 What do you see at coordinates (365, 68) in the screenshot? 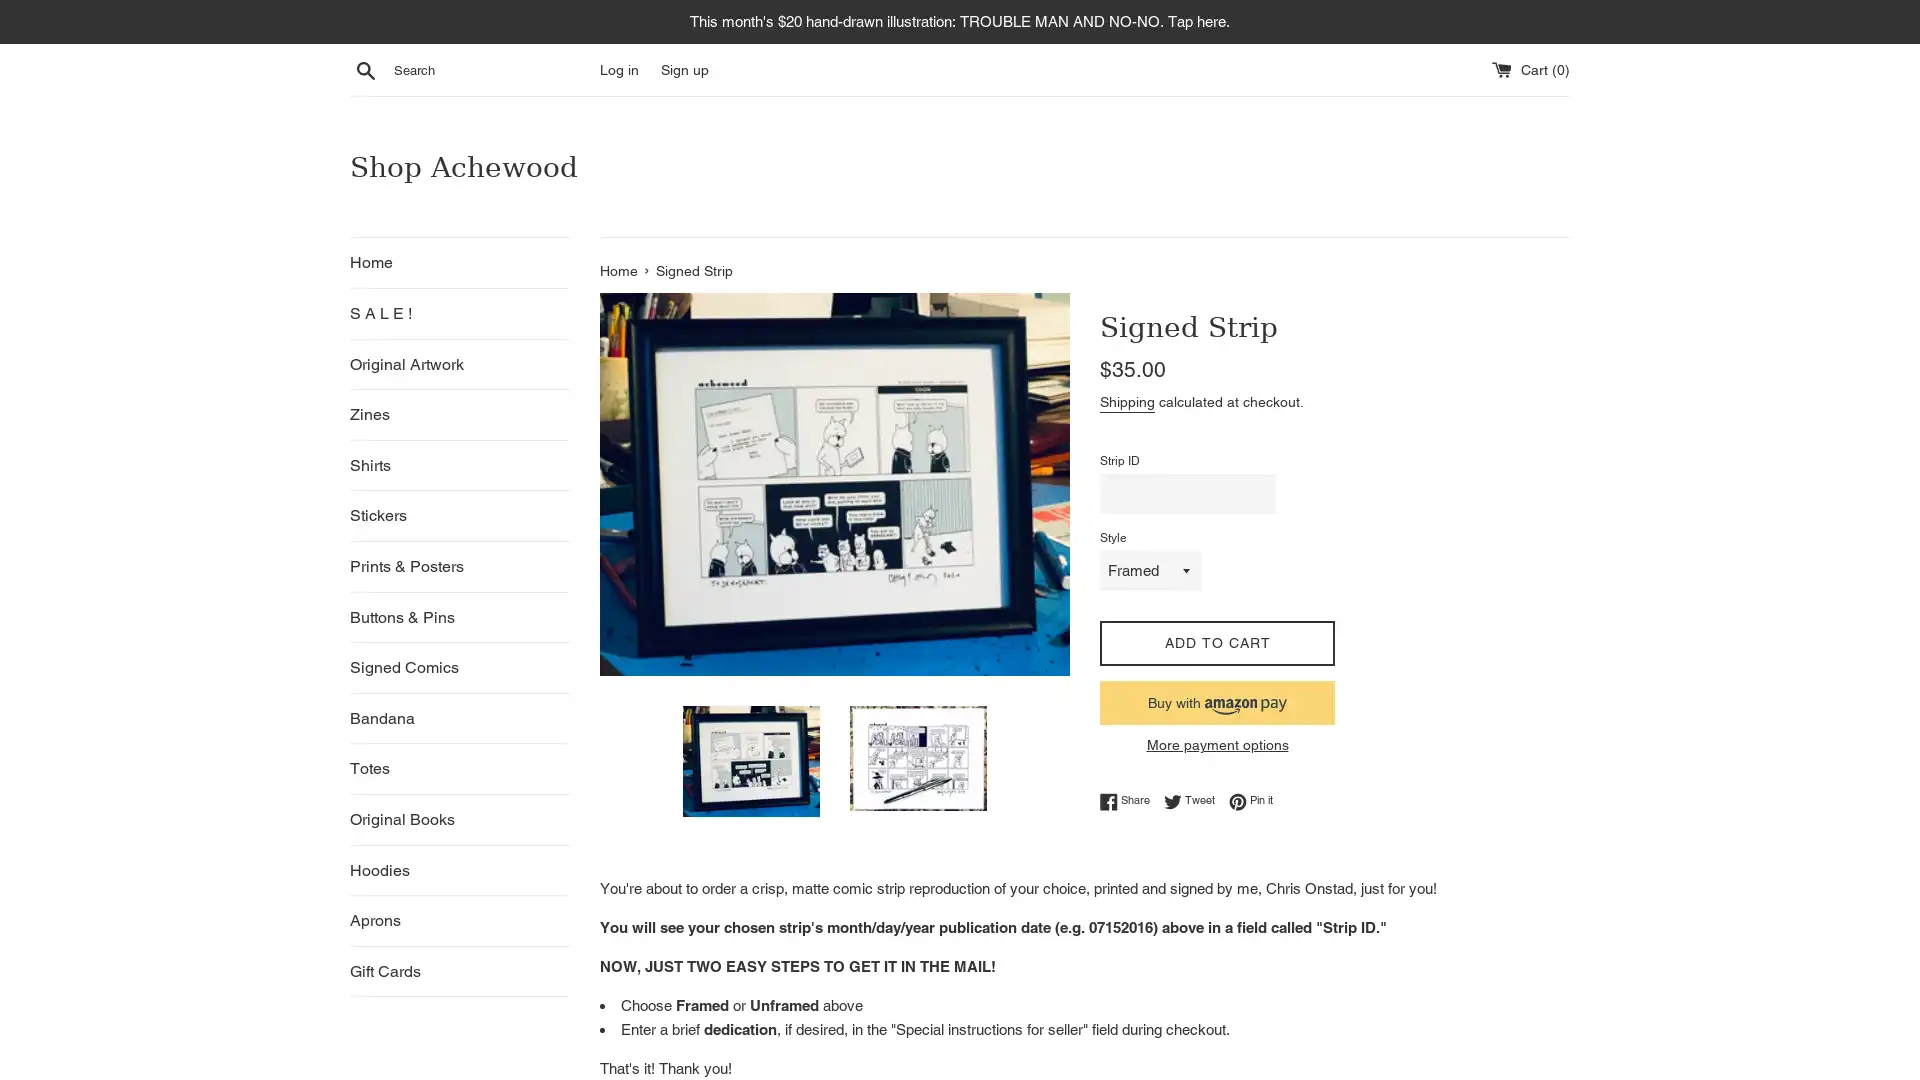
I see `Search` at bounding box center [365, 68].